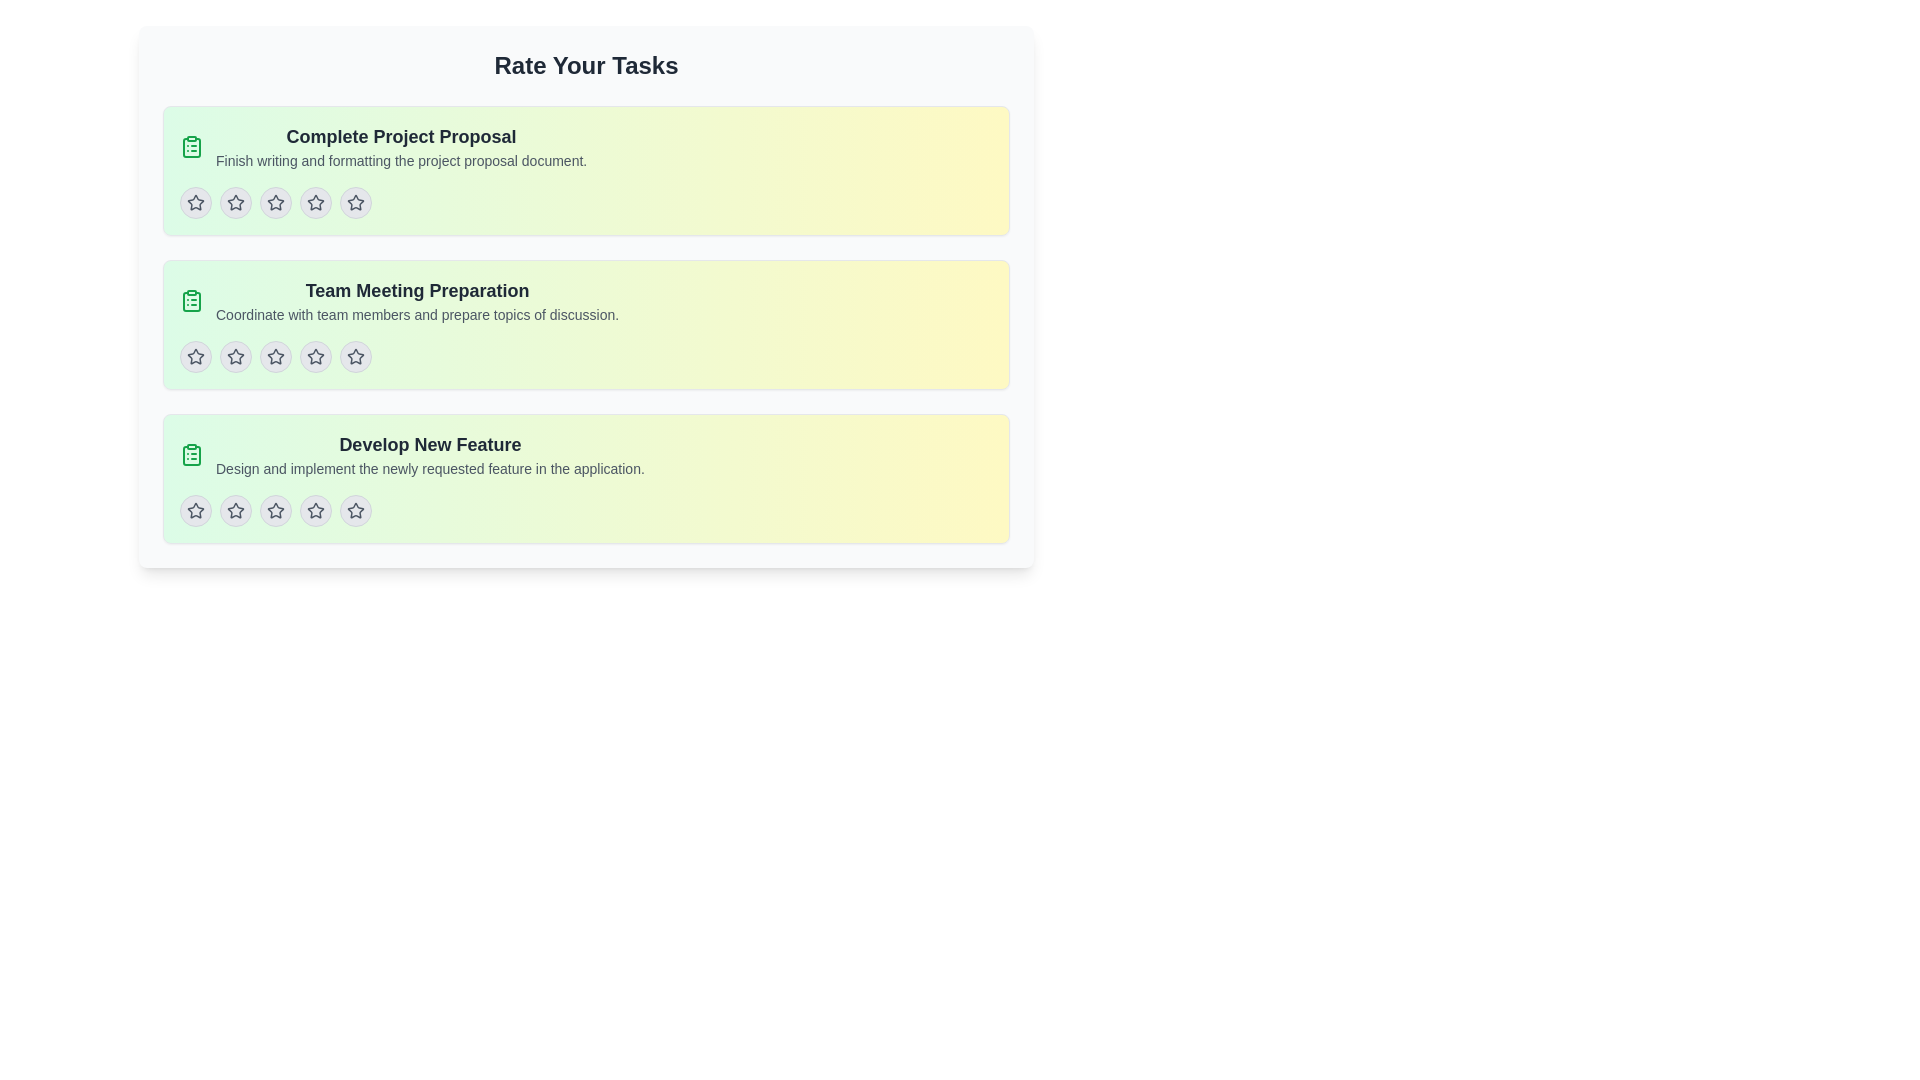 This screenshot has height=1080, width=1920. I want to click on the circular button icon with a light gray background and dark gray star in the center, which is the first icon in a row of five, located in the top section of the 'Complete Project Proposal' list item, so click(196, 203).